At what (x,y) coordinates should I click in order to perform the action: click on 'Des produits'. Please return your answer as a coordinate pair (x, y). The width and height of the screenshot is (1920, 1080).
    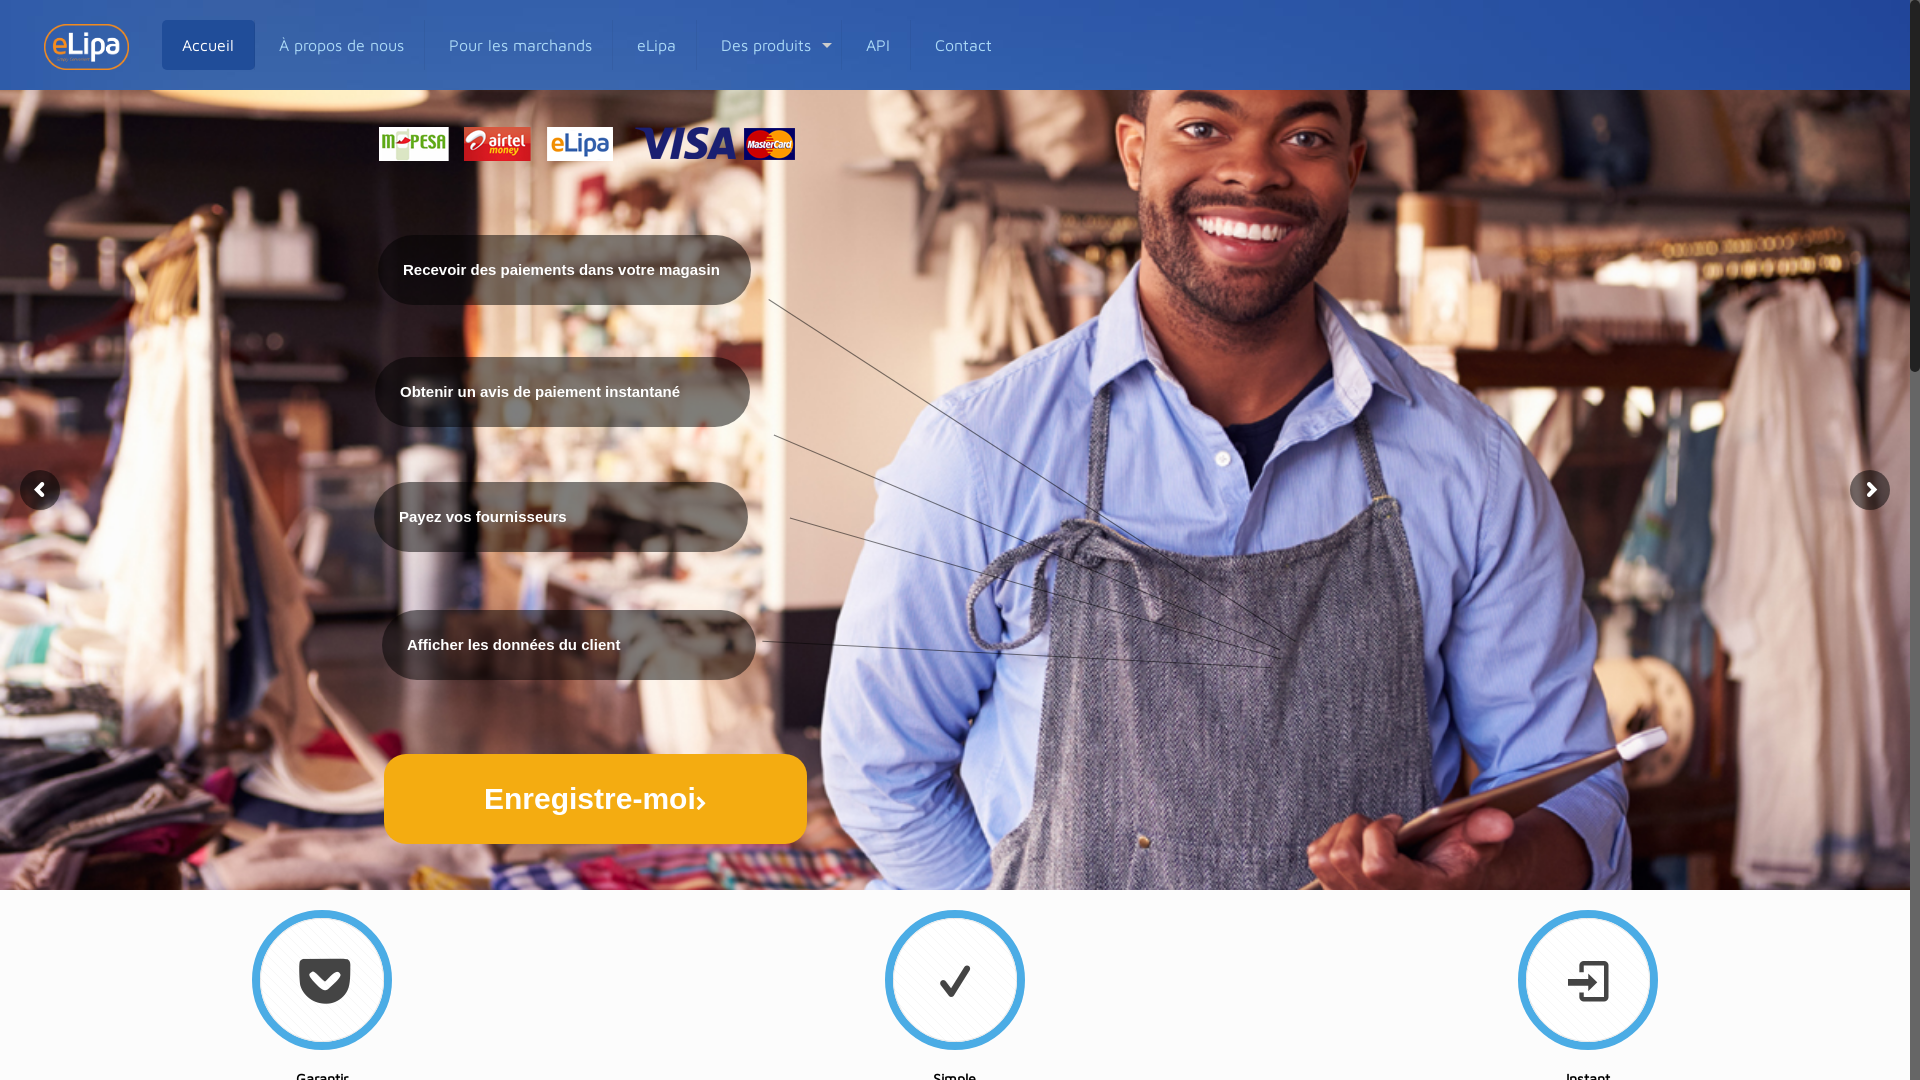
    Looking at the image, I should click on (770, 45).